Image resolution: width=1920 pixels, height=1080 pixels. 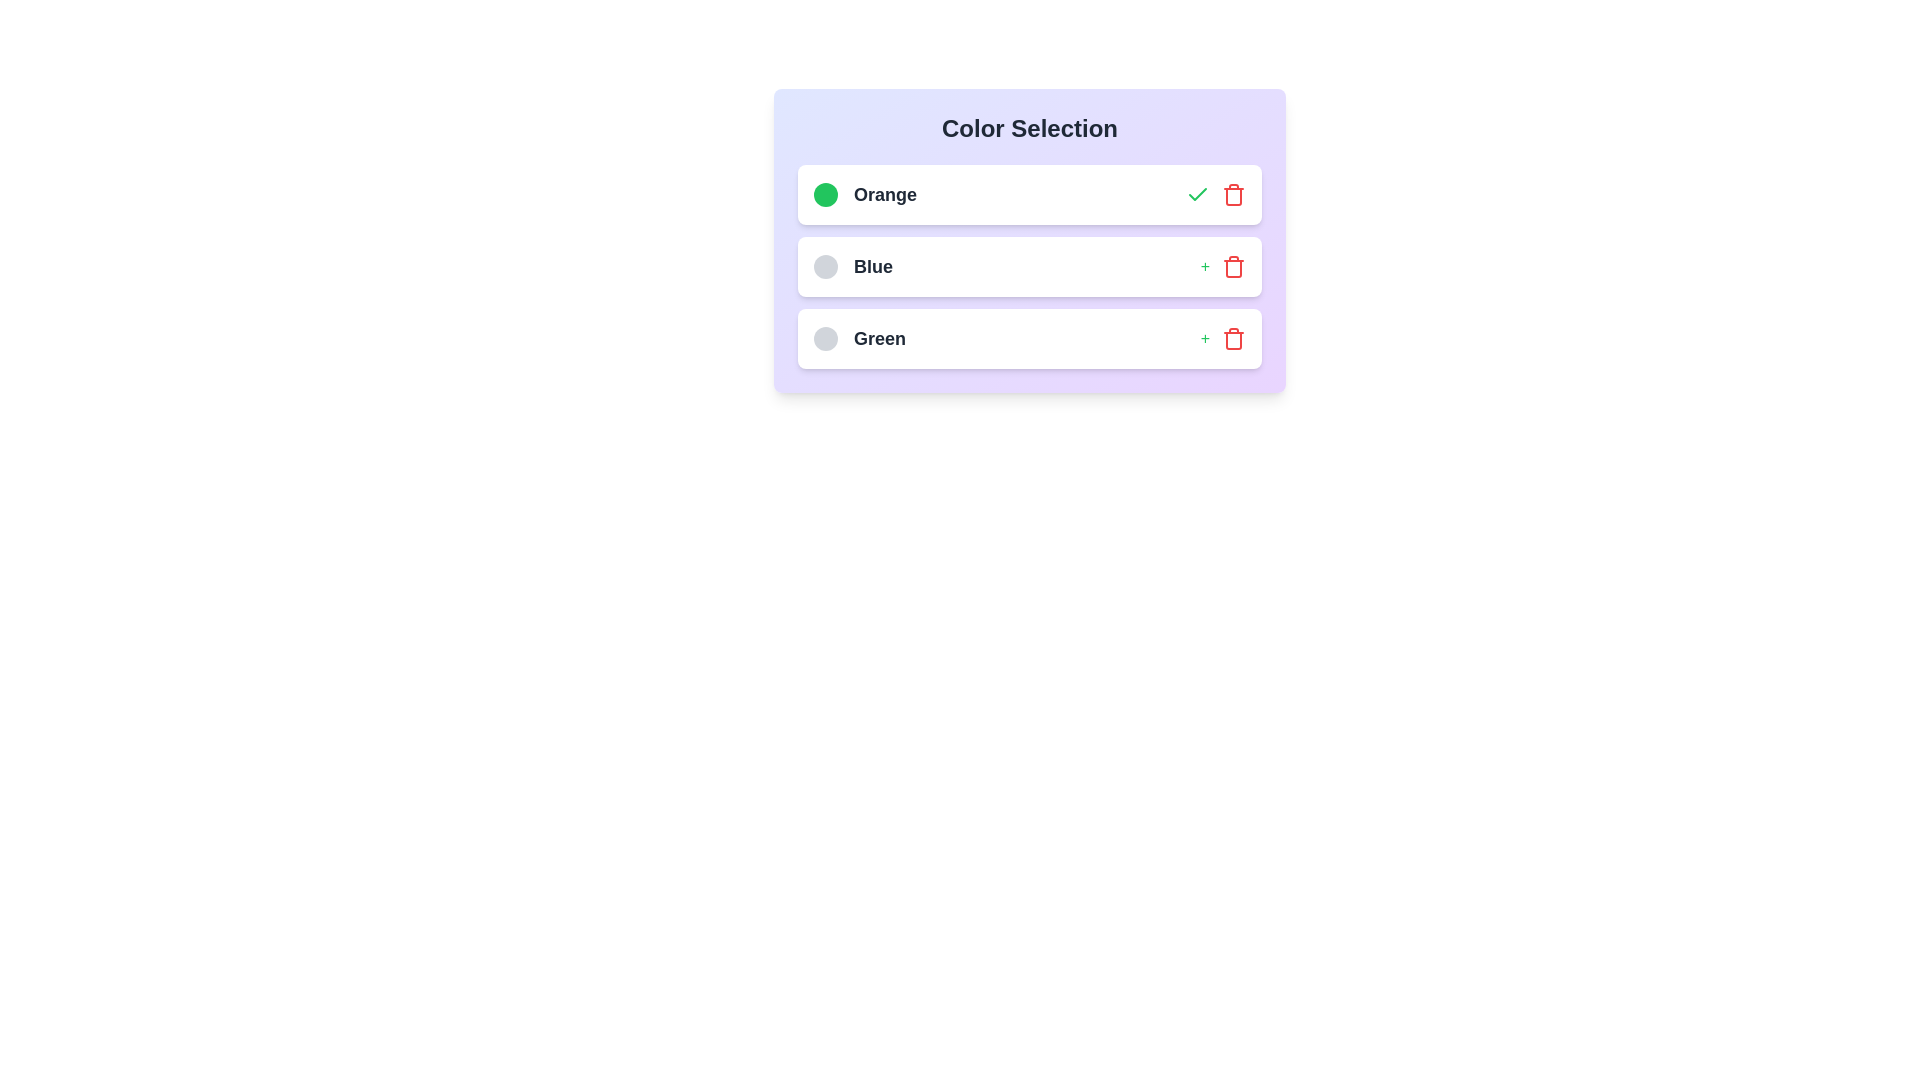 What do you see at coordinates (1232, 265) in the screenshot?
I see `trash icon to remove the color item Blue` at bounding box center [1232, 265].